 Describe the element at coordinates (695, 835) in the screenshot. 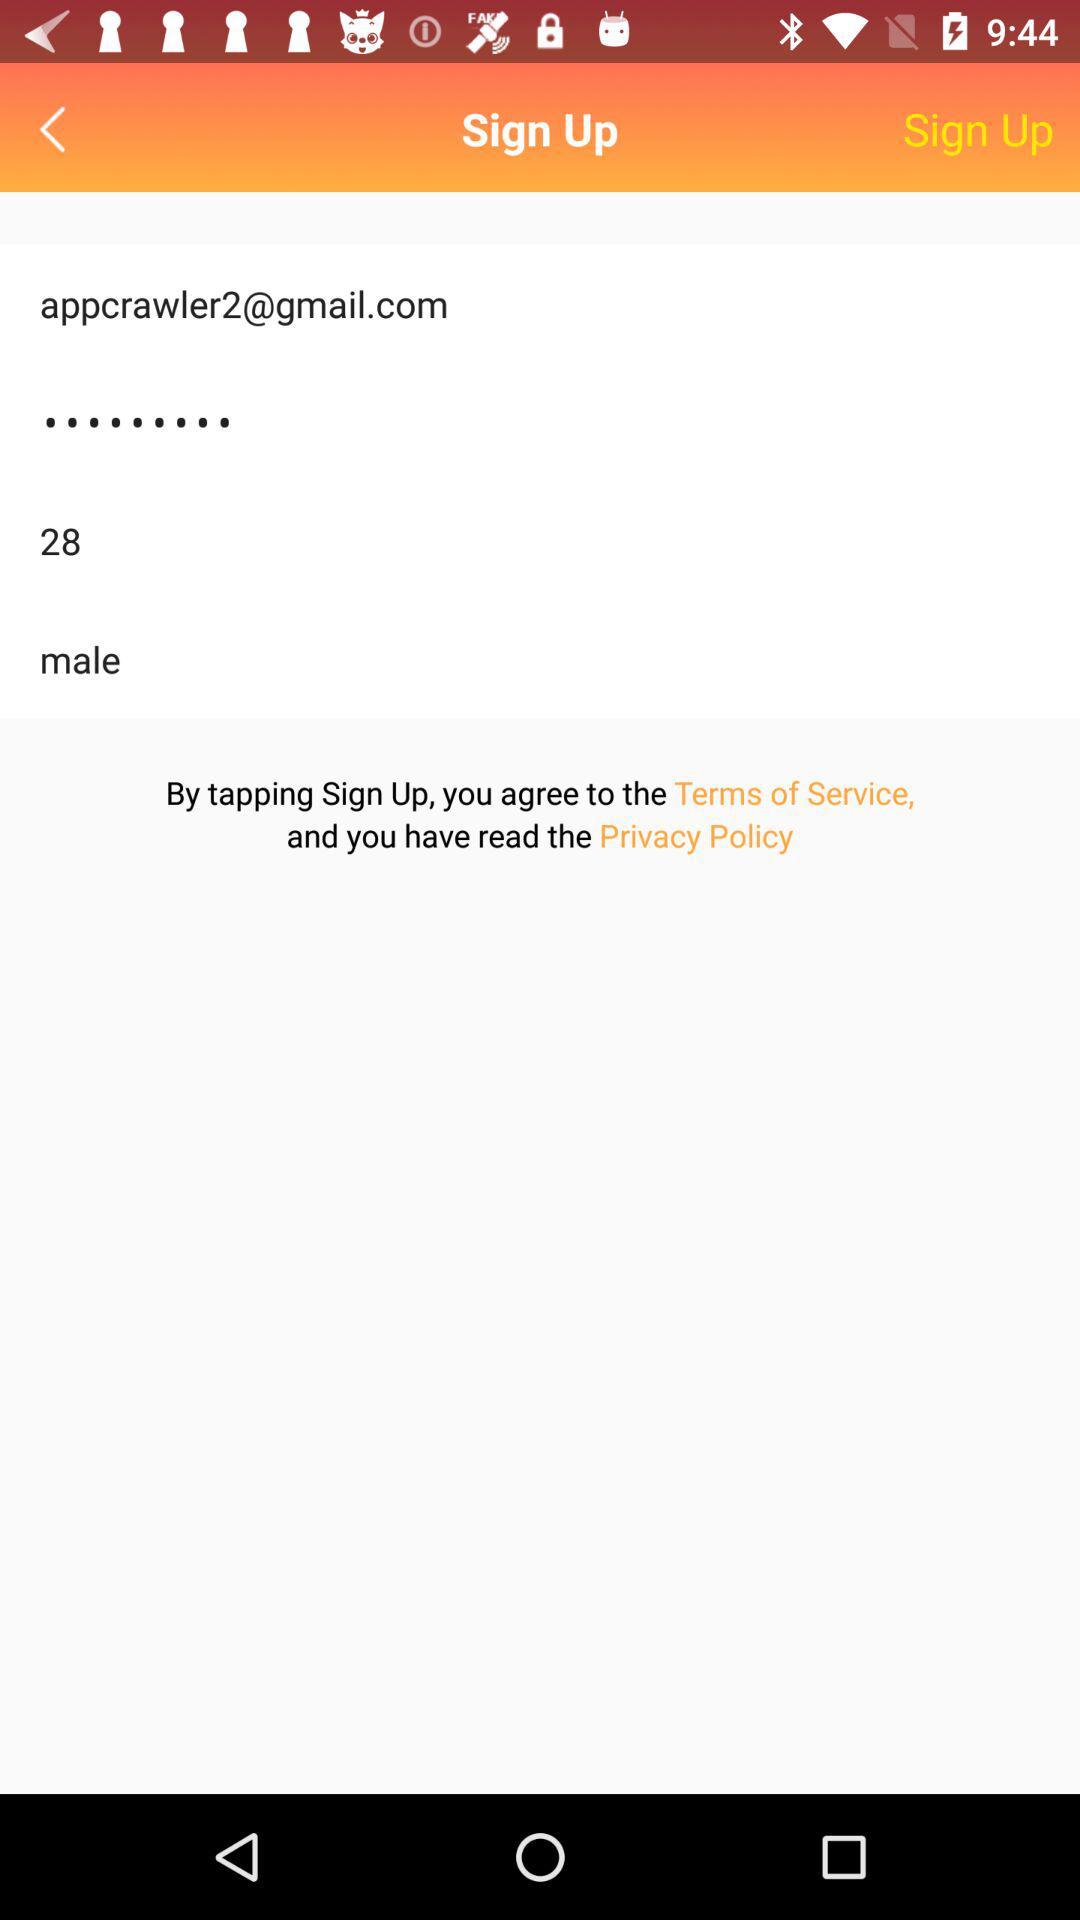

I see `item to the right of the and you have` at that location.